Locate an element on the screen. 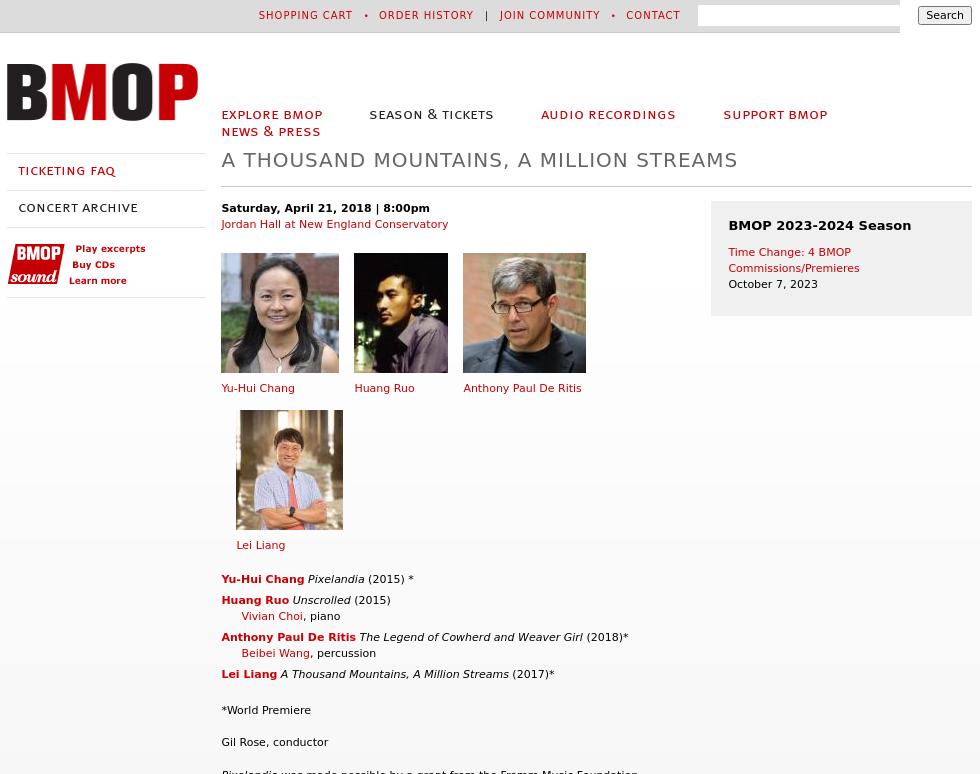 This screenshot has width=980, height=774. '(2015) *' is located at coordinates (388, 578).